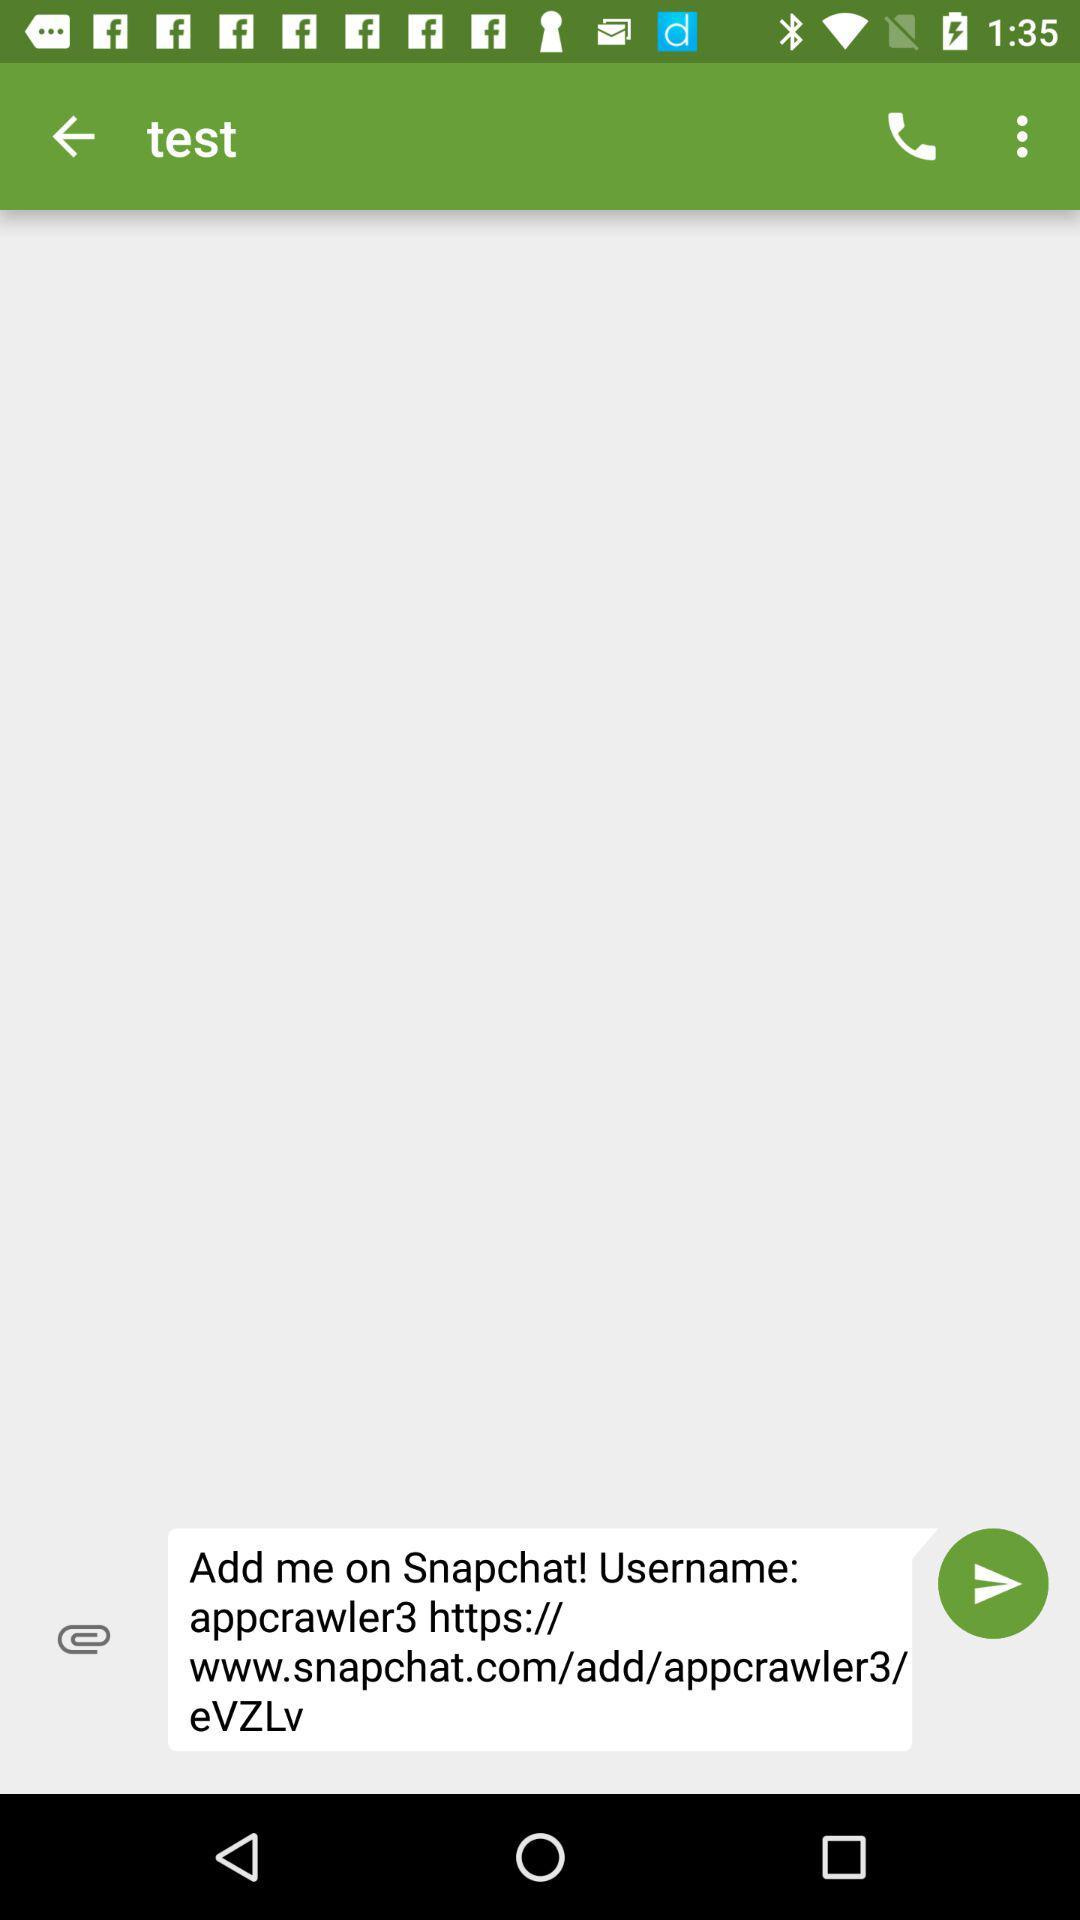 Image resolution: width=1080 pixels, height=1920 pixels. Describe the element at coordinates (993, 1582) in the screenshot. I see `the send icon` at that location.